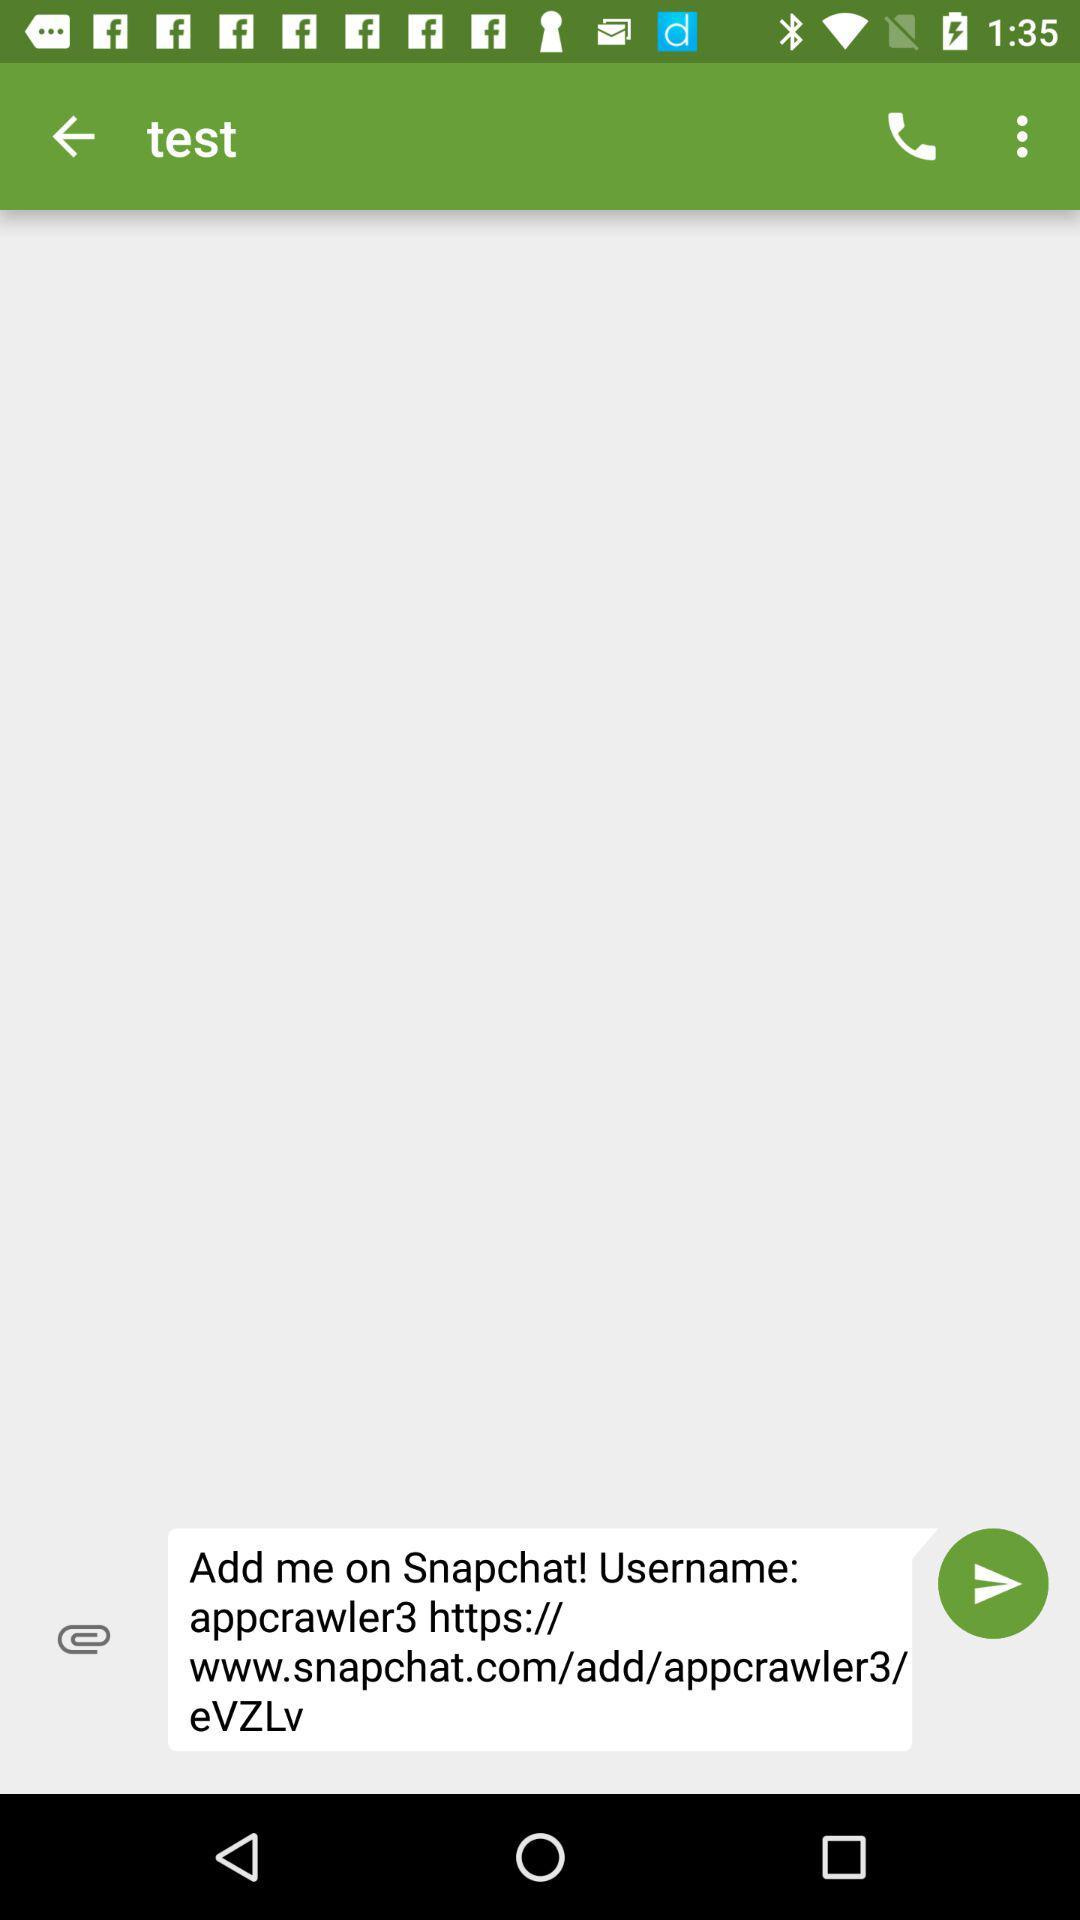 Image resolution: width=1080 pixels, height=1920 pixels. Describe the element at coordinates (993, 1582) in the screenshot. I see `the send icon` at that location.